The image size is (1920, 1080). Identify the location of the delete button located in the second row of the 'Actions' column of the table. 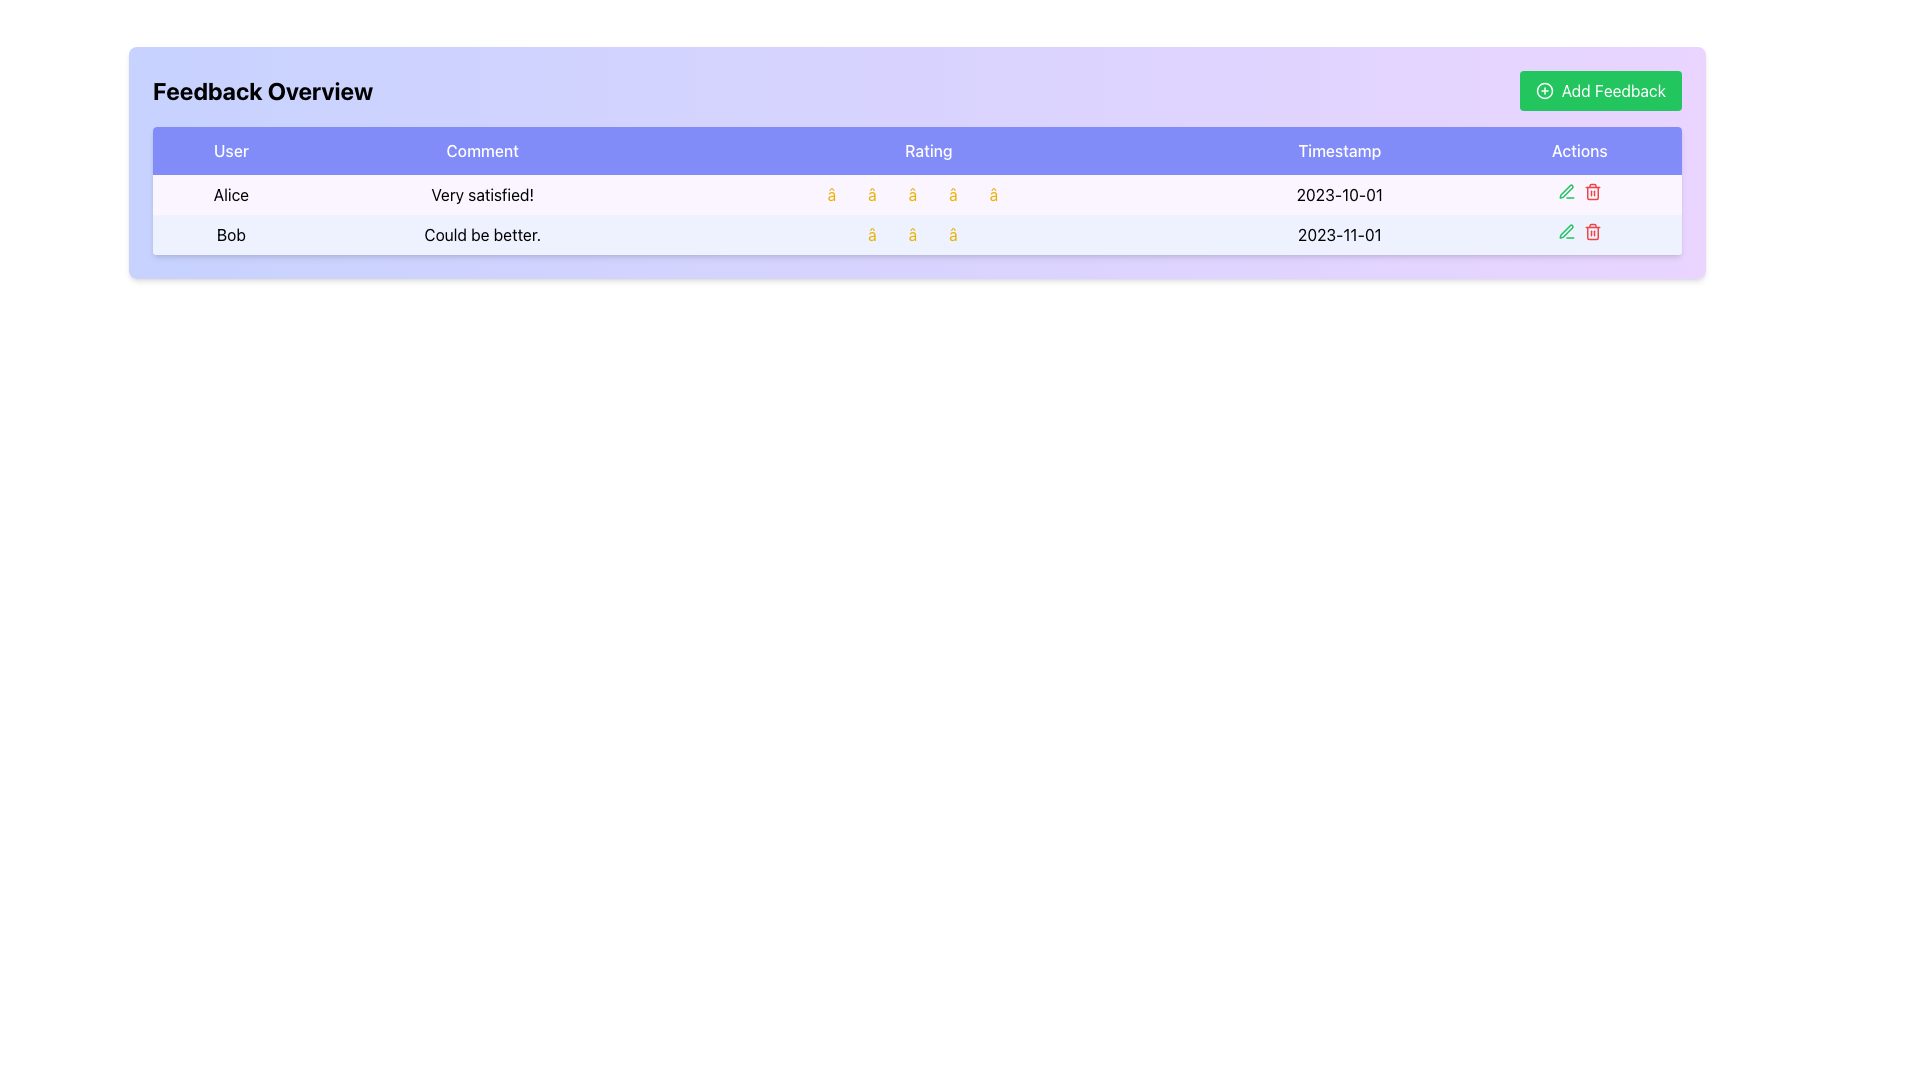
(1591, 230).